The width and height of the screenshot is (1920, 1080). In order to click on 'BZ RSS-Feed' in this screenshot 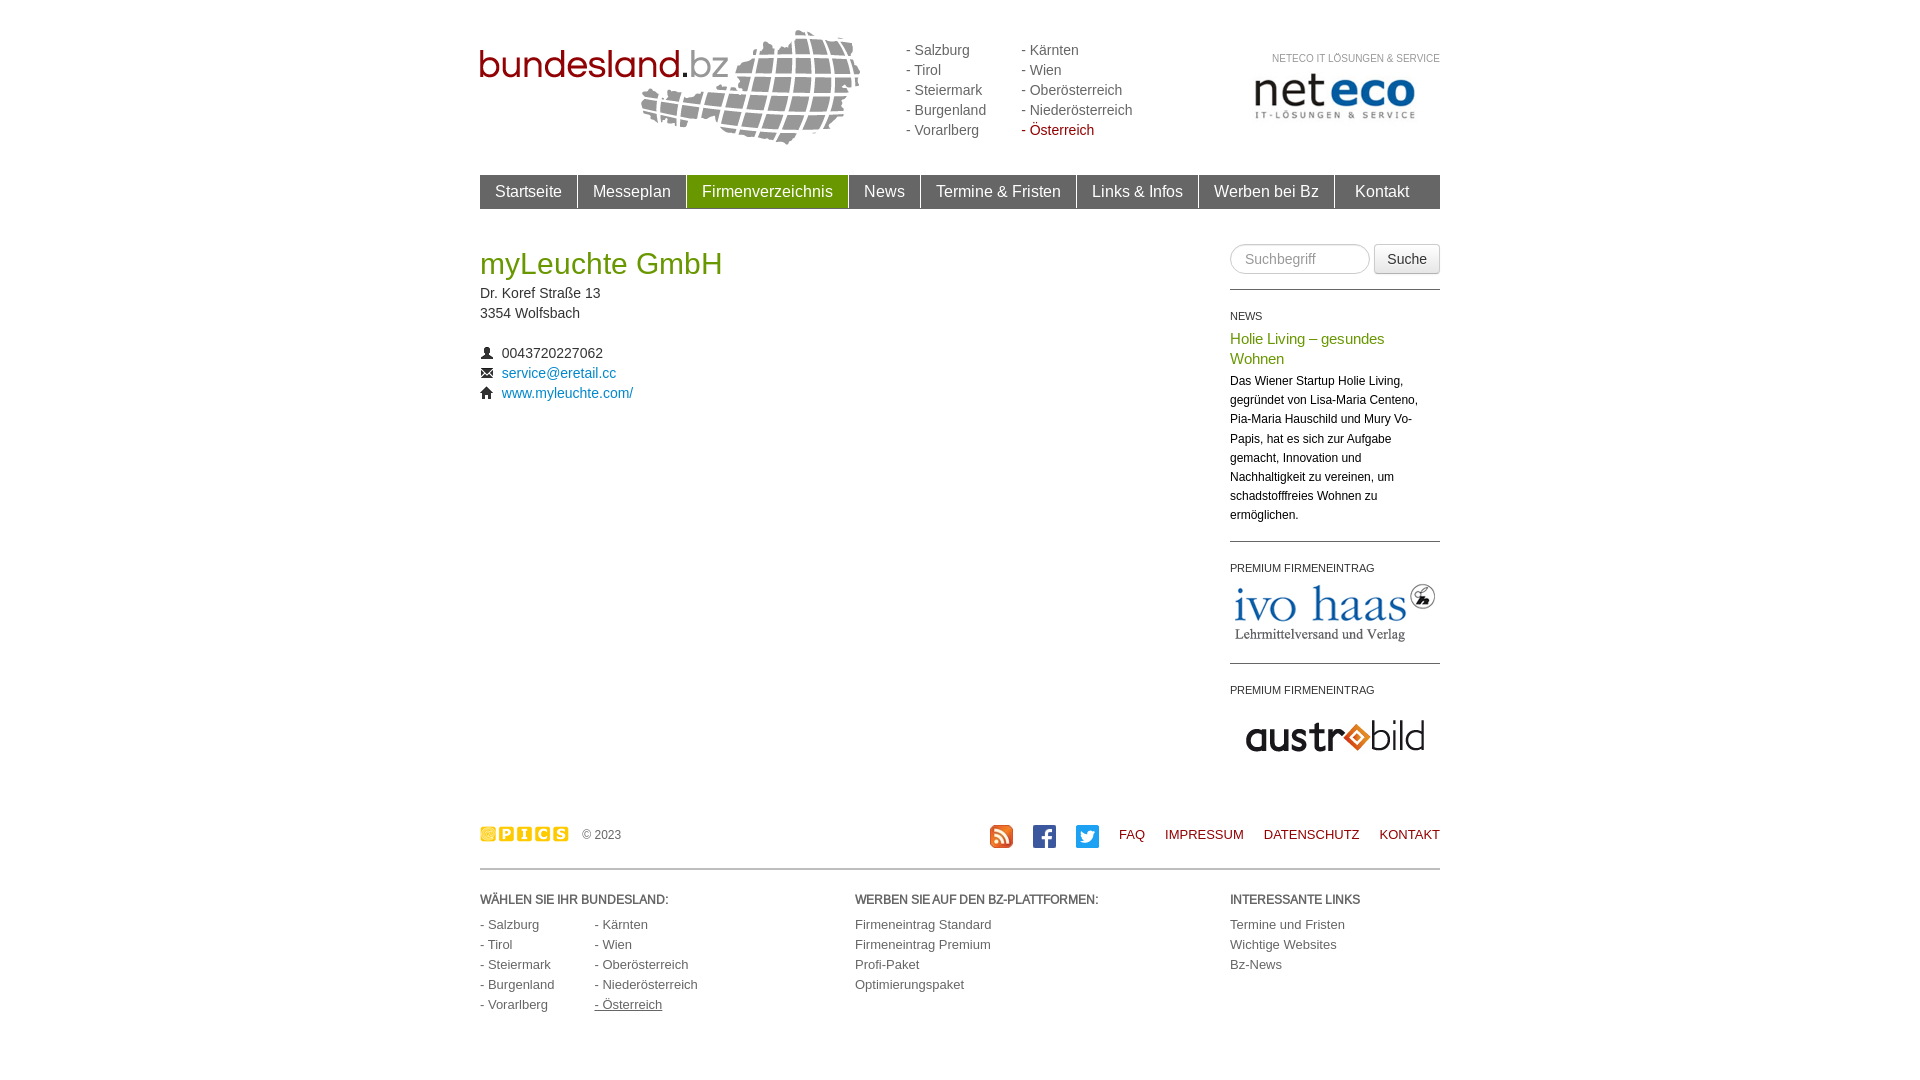, I will do `click(989, 835)`.